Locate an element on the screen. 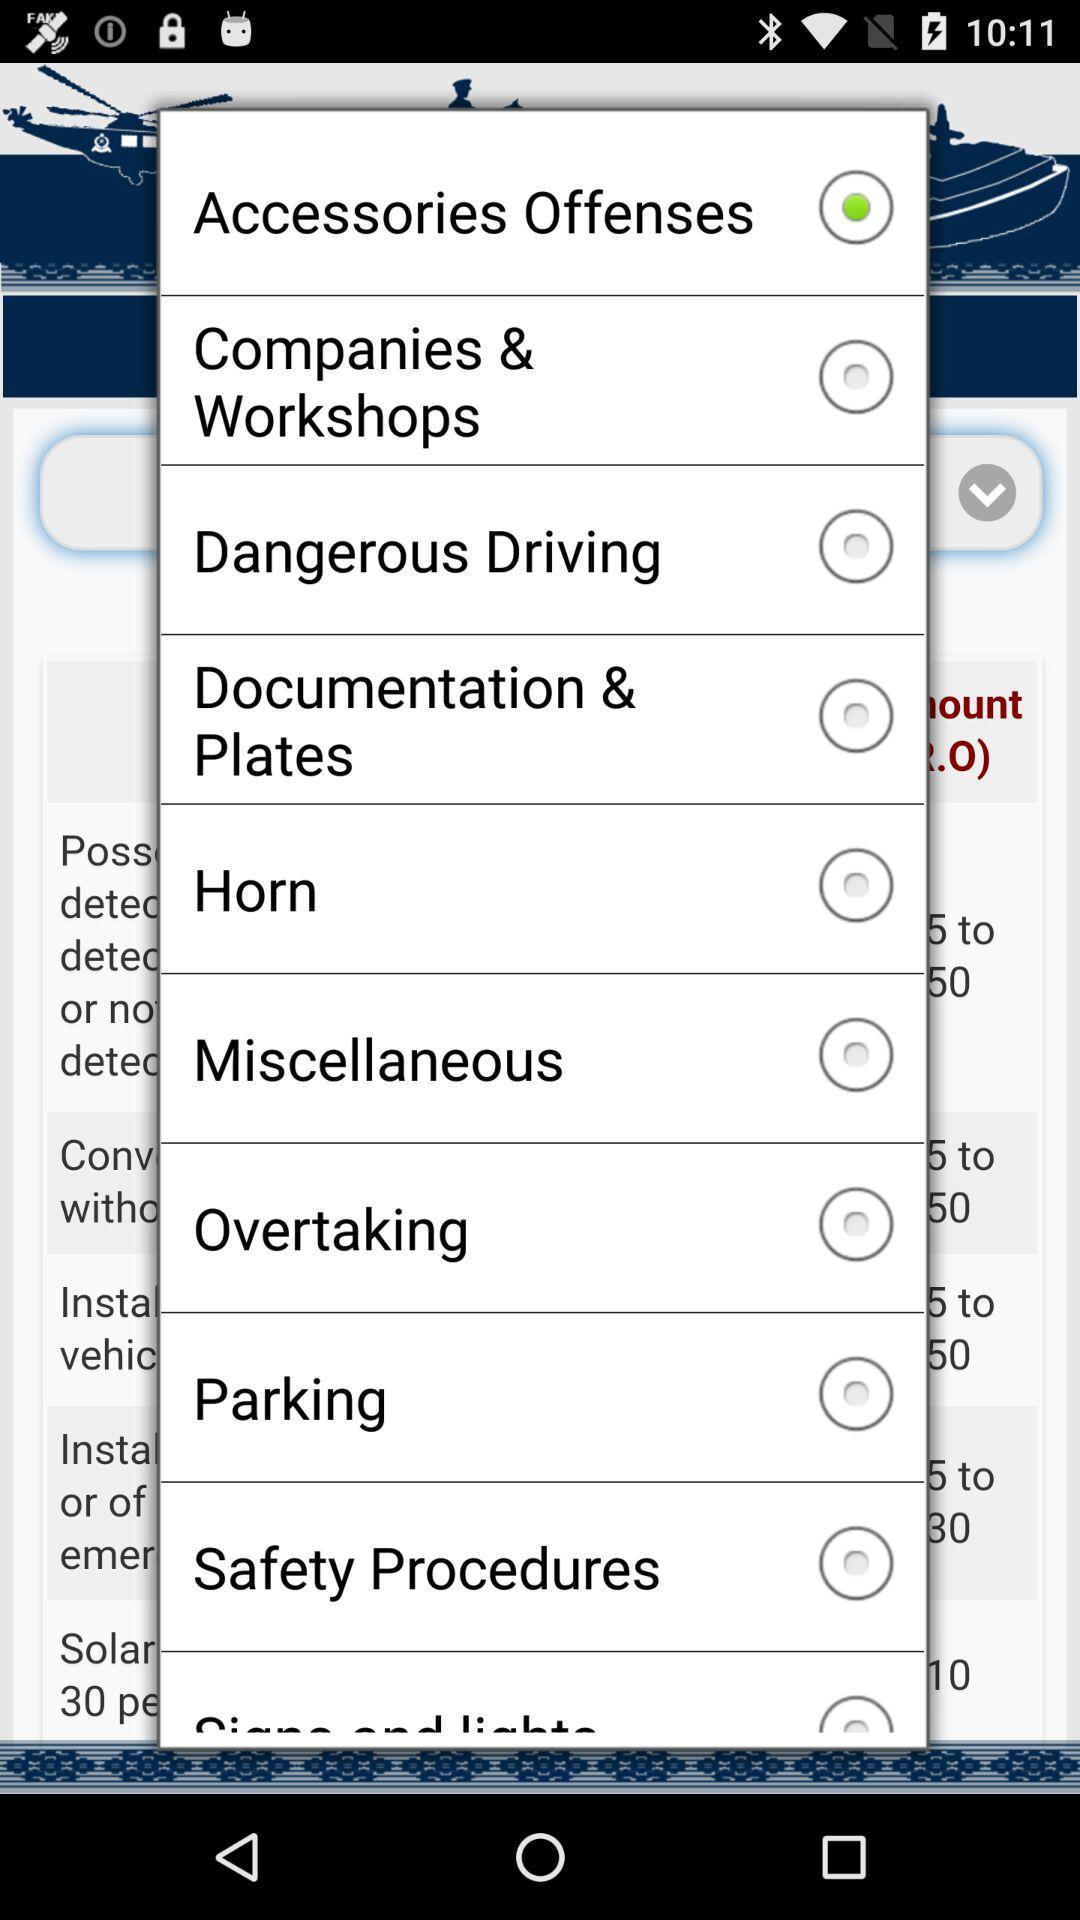 The height and width of the screenshot is (1920, 1080). the accessories offenses icon is located at coordinates (542, 210).